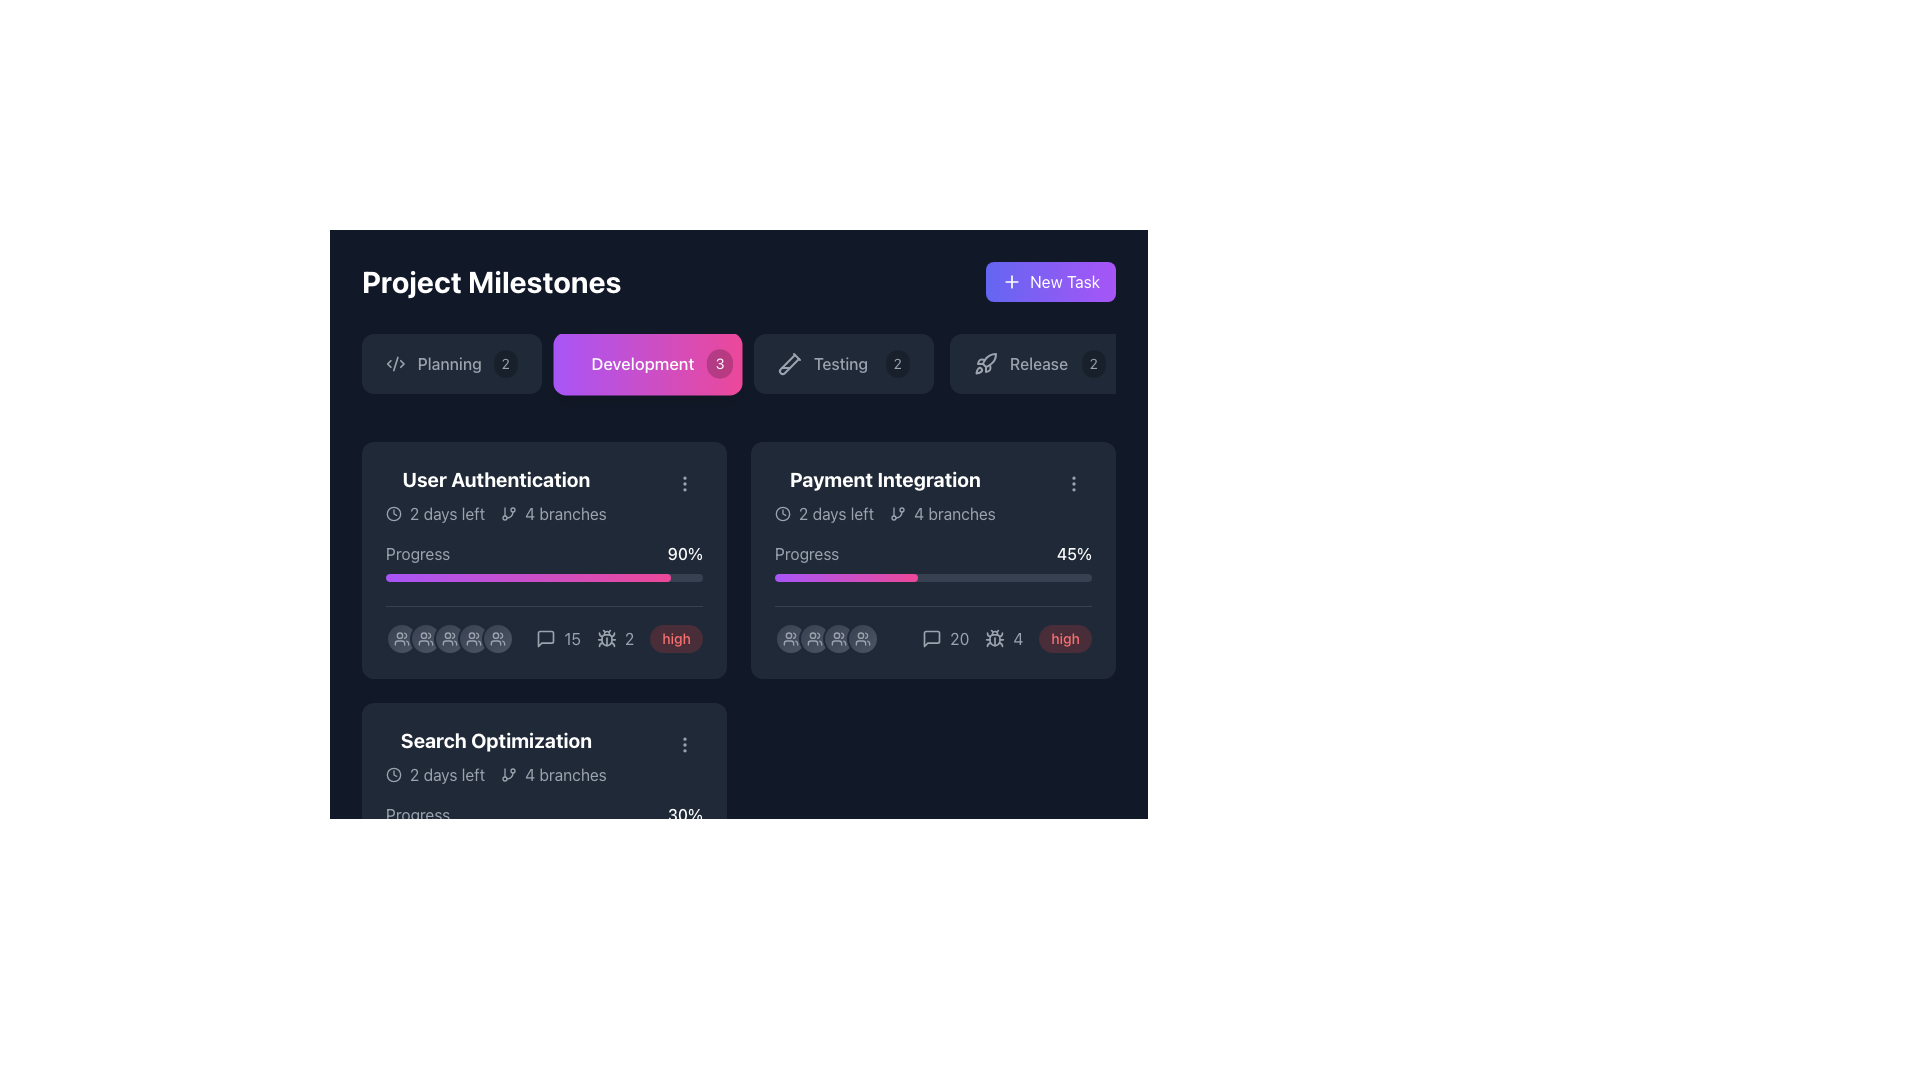  What do you see at coordinates (393, 512) in the screenshot?
I see `the circular outline of the Graphic Icon Component resembling a clock face, located above the text '2 days left' within the 'User Authentication' card` at bounding box center [393, 512].